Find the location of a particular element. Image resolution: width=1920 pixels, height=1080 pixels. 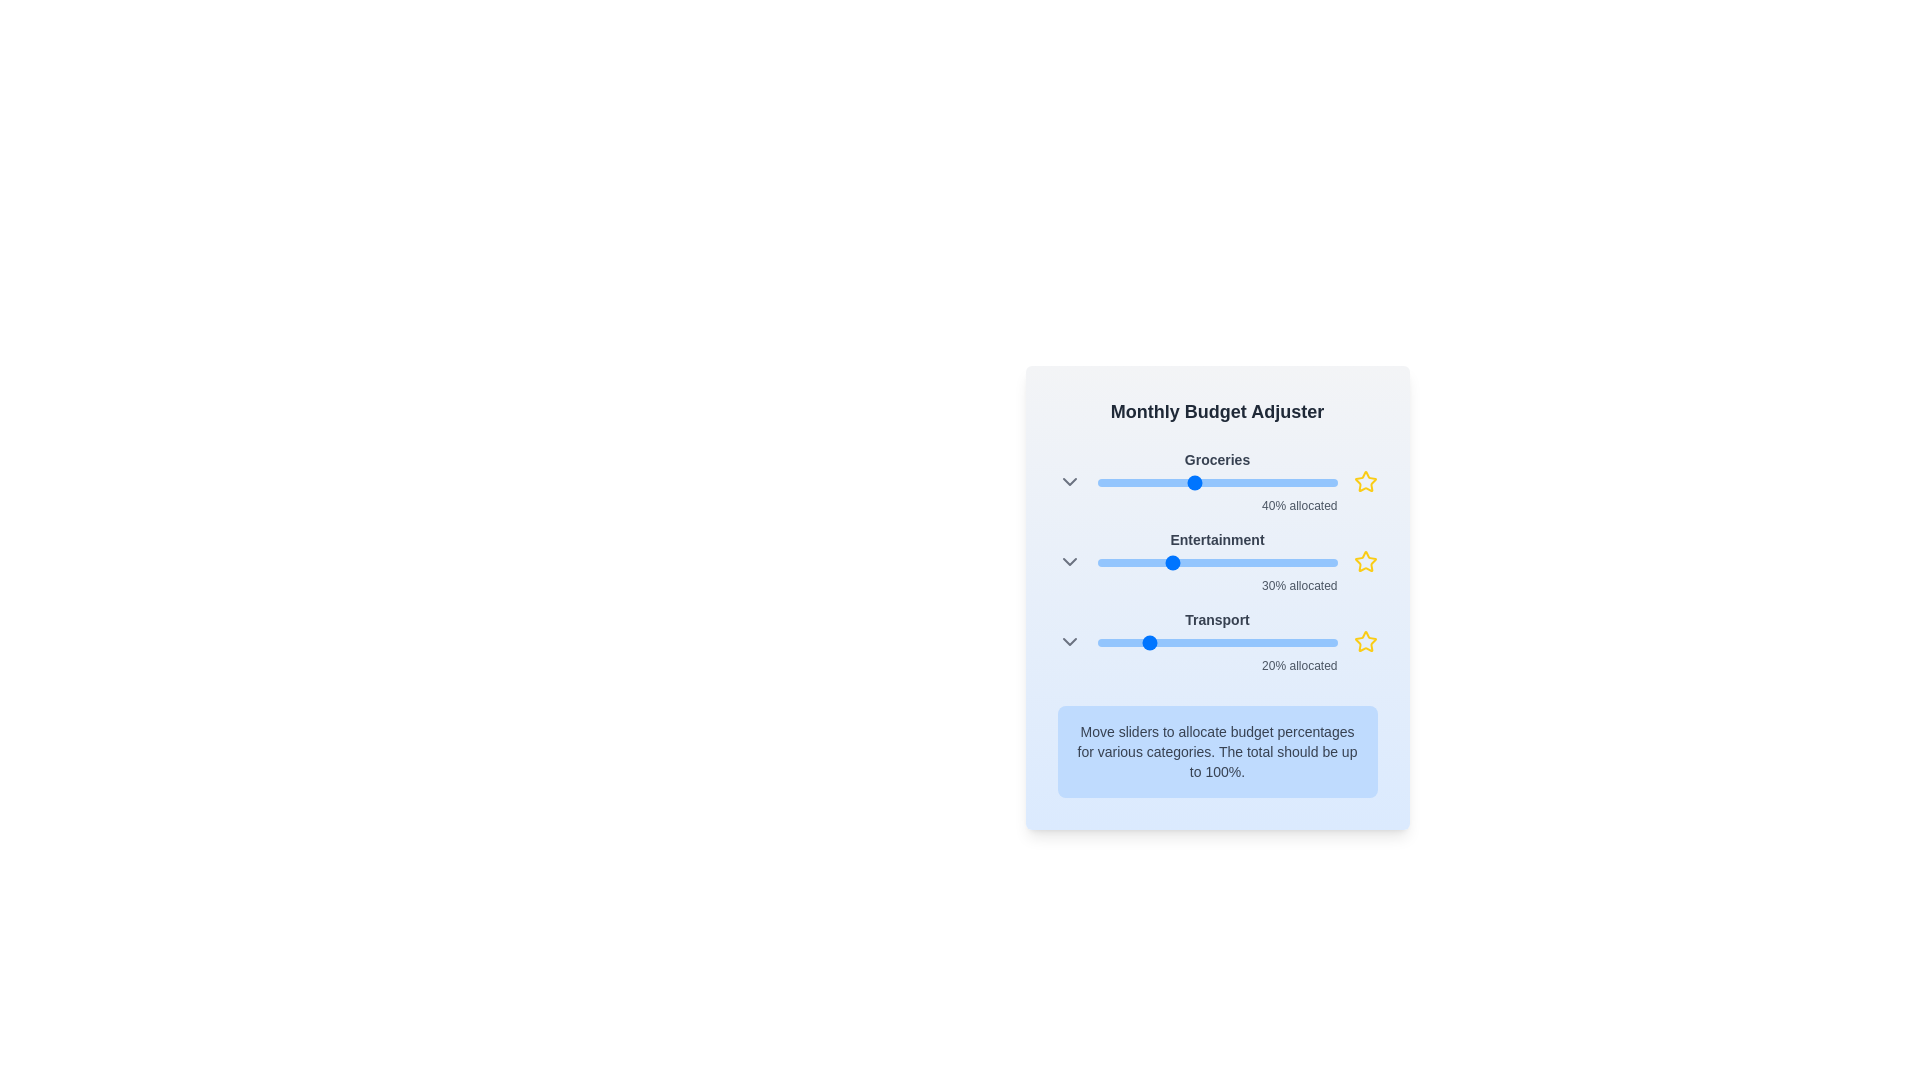

the ChevronDown icon for Transport to expand or collapse its options is located at coordinates (1068, 641).